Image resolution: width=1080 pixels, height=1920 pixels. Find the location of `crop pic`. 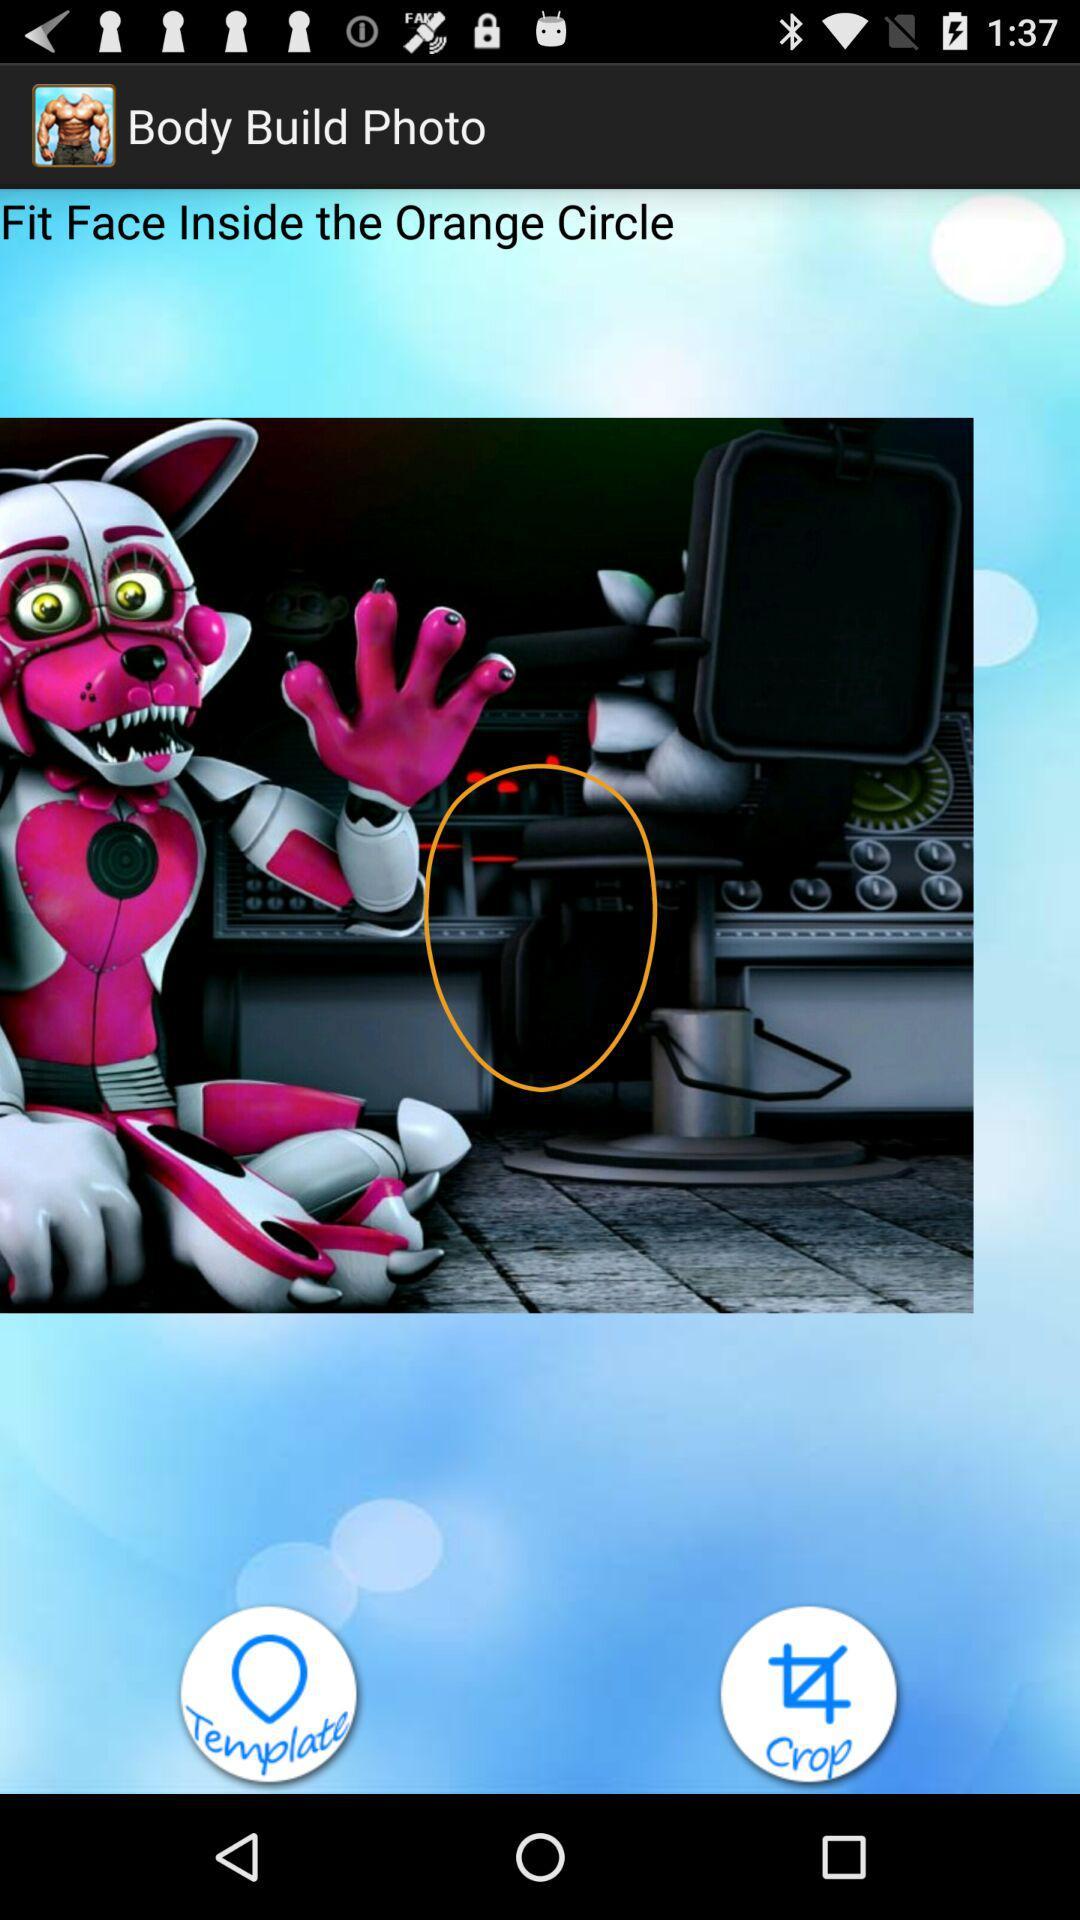

crop pic is located at coordinates (810, 1696).